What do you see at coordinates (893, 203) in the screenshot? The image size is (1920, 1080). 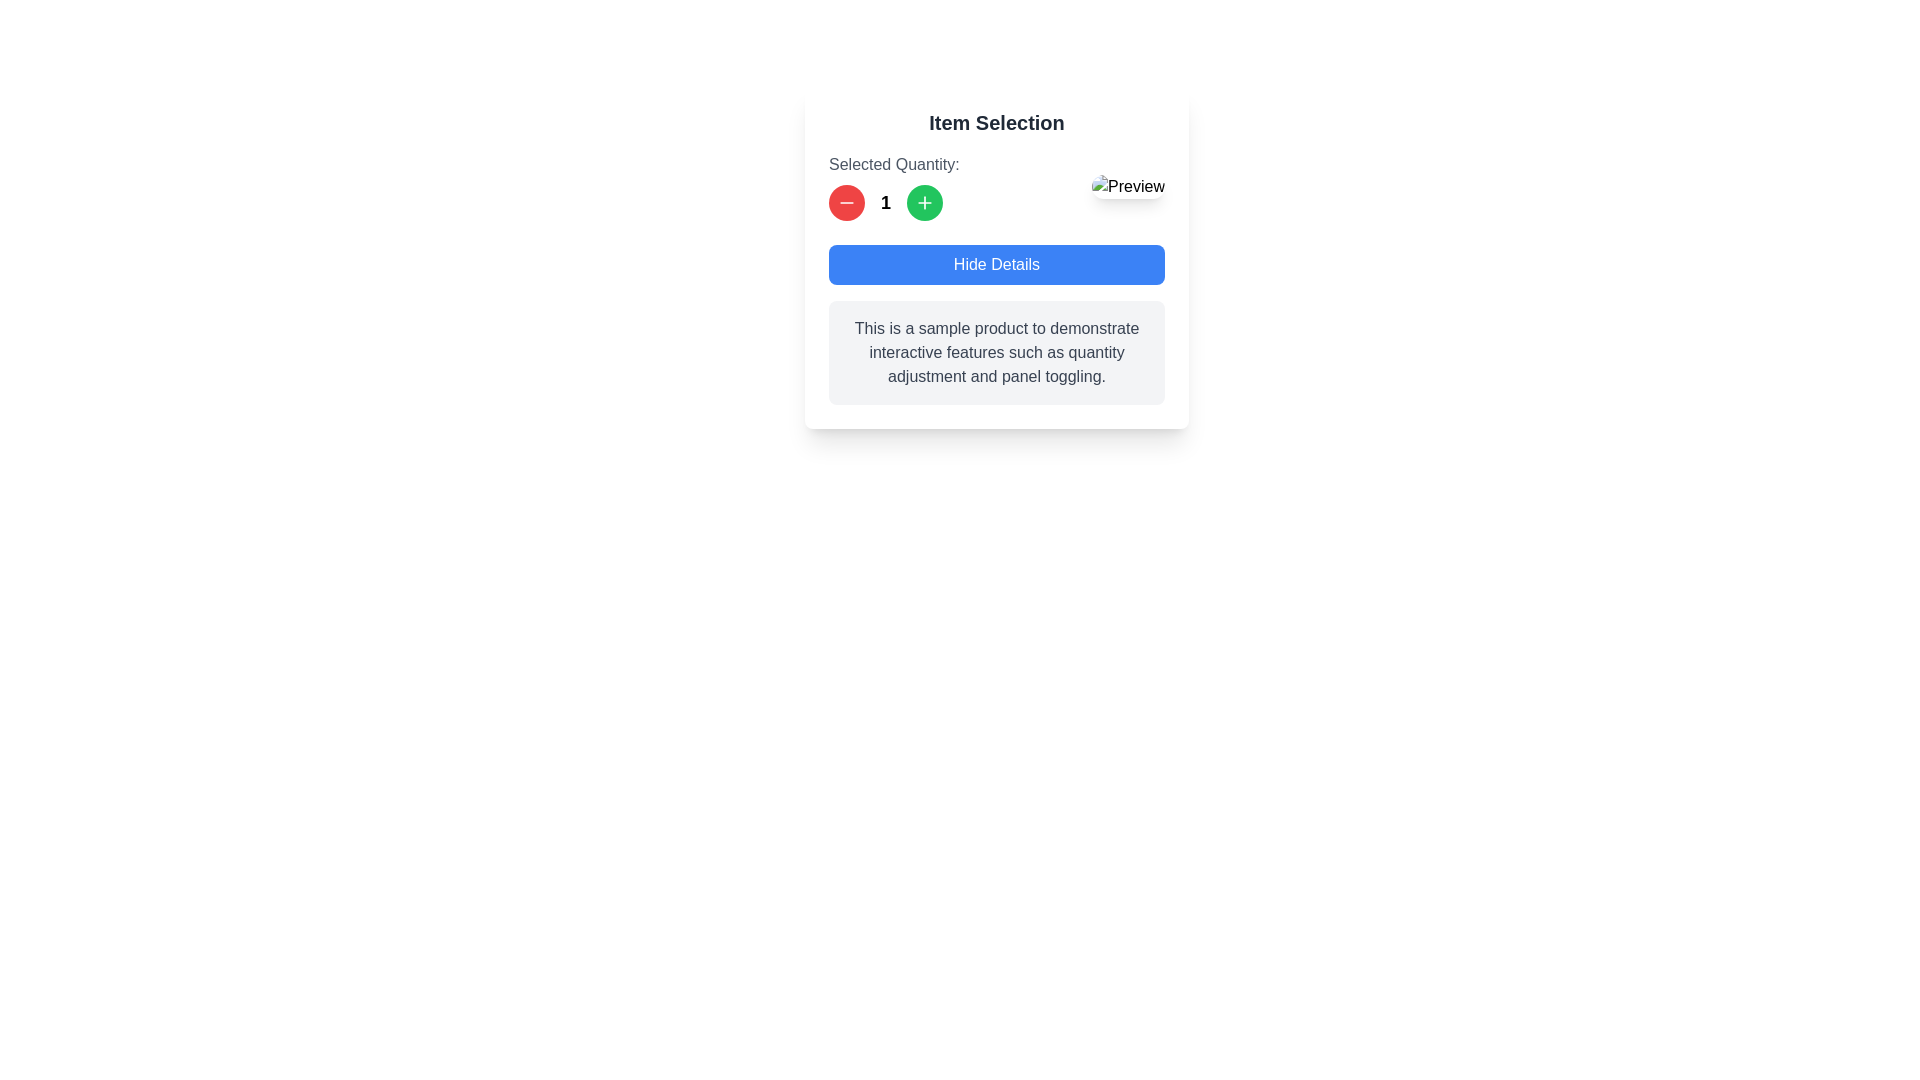 I see `value displayed in the numeral '1' text element, which is centrally positioned between a red minus button and a green plus button, under the label 'Selected Quantity'` at bounding box center [893, 203].